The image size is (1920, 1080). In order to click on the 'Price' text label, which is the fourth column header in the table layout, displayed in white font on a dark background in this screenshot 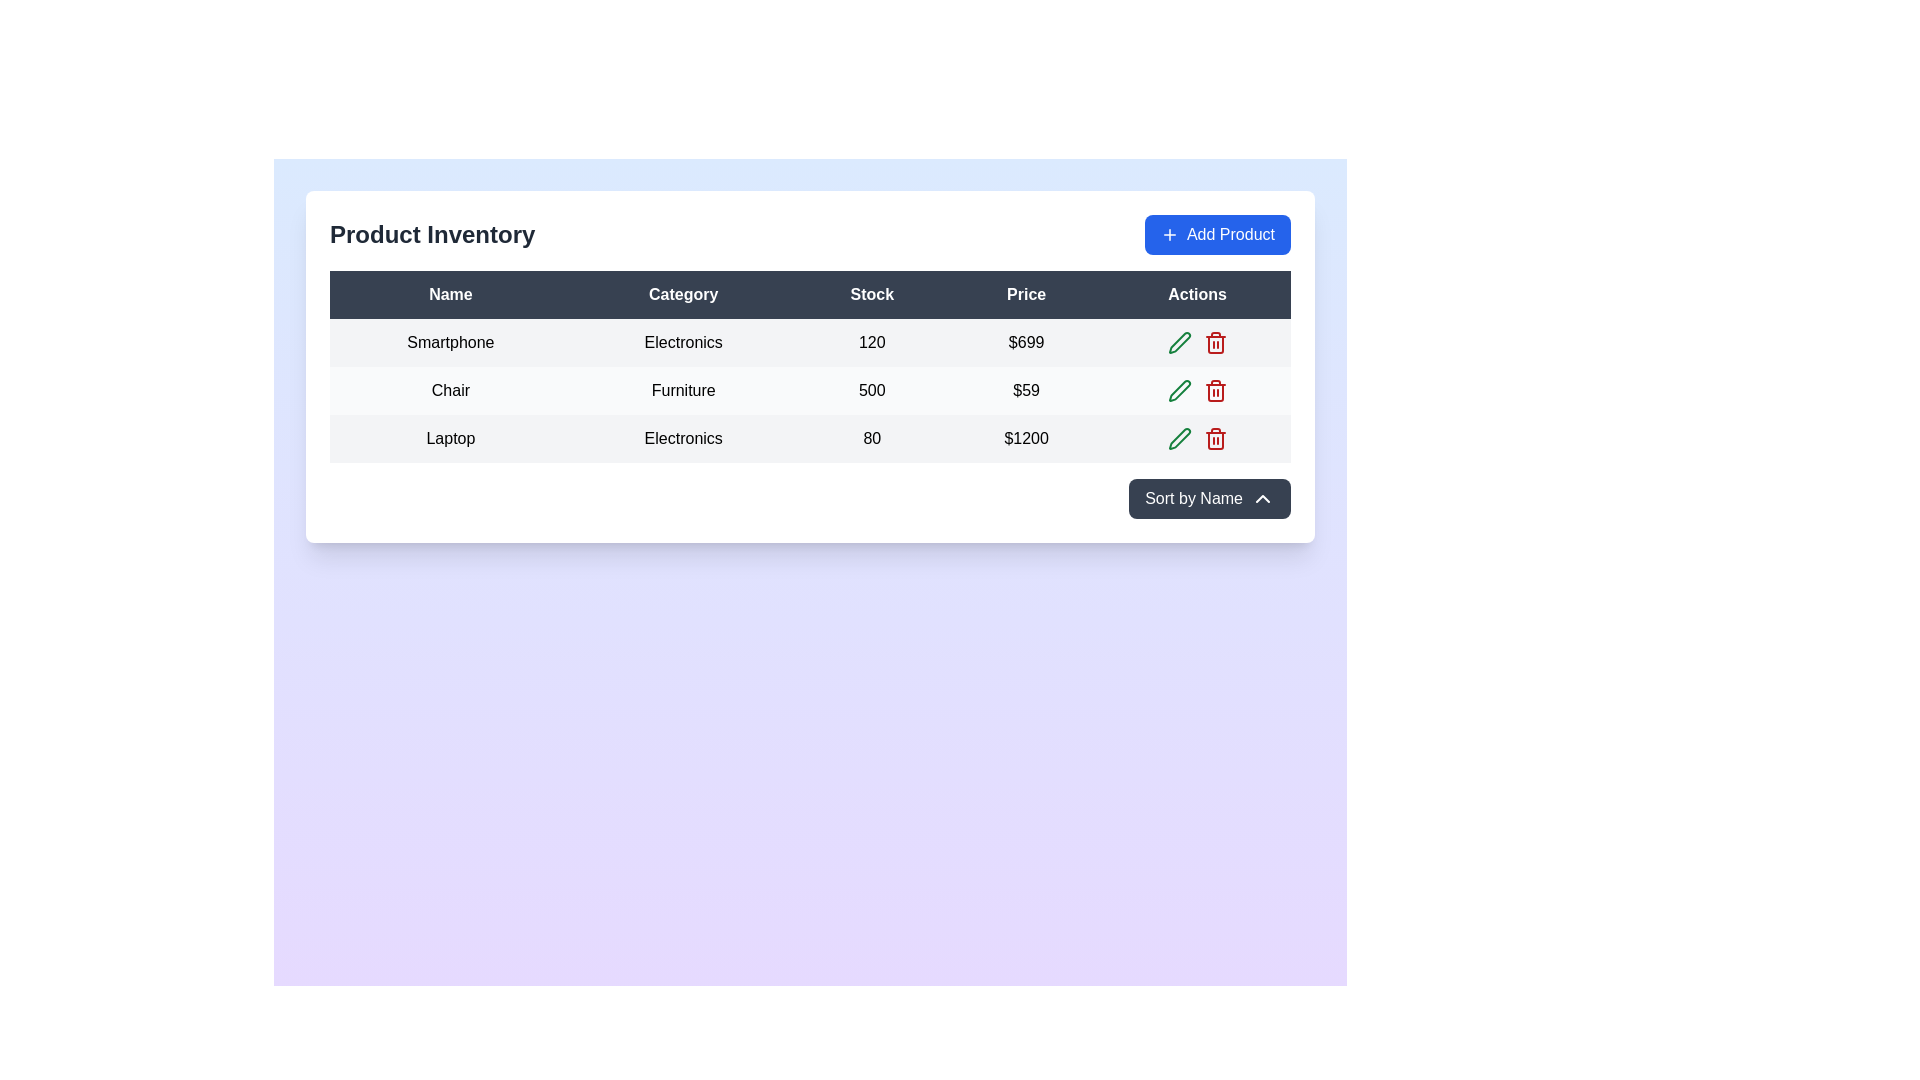, I will do `click(1026, 294)`.